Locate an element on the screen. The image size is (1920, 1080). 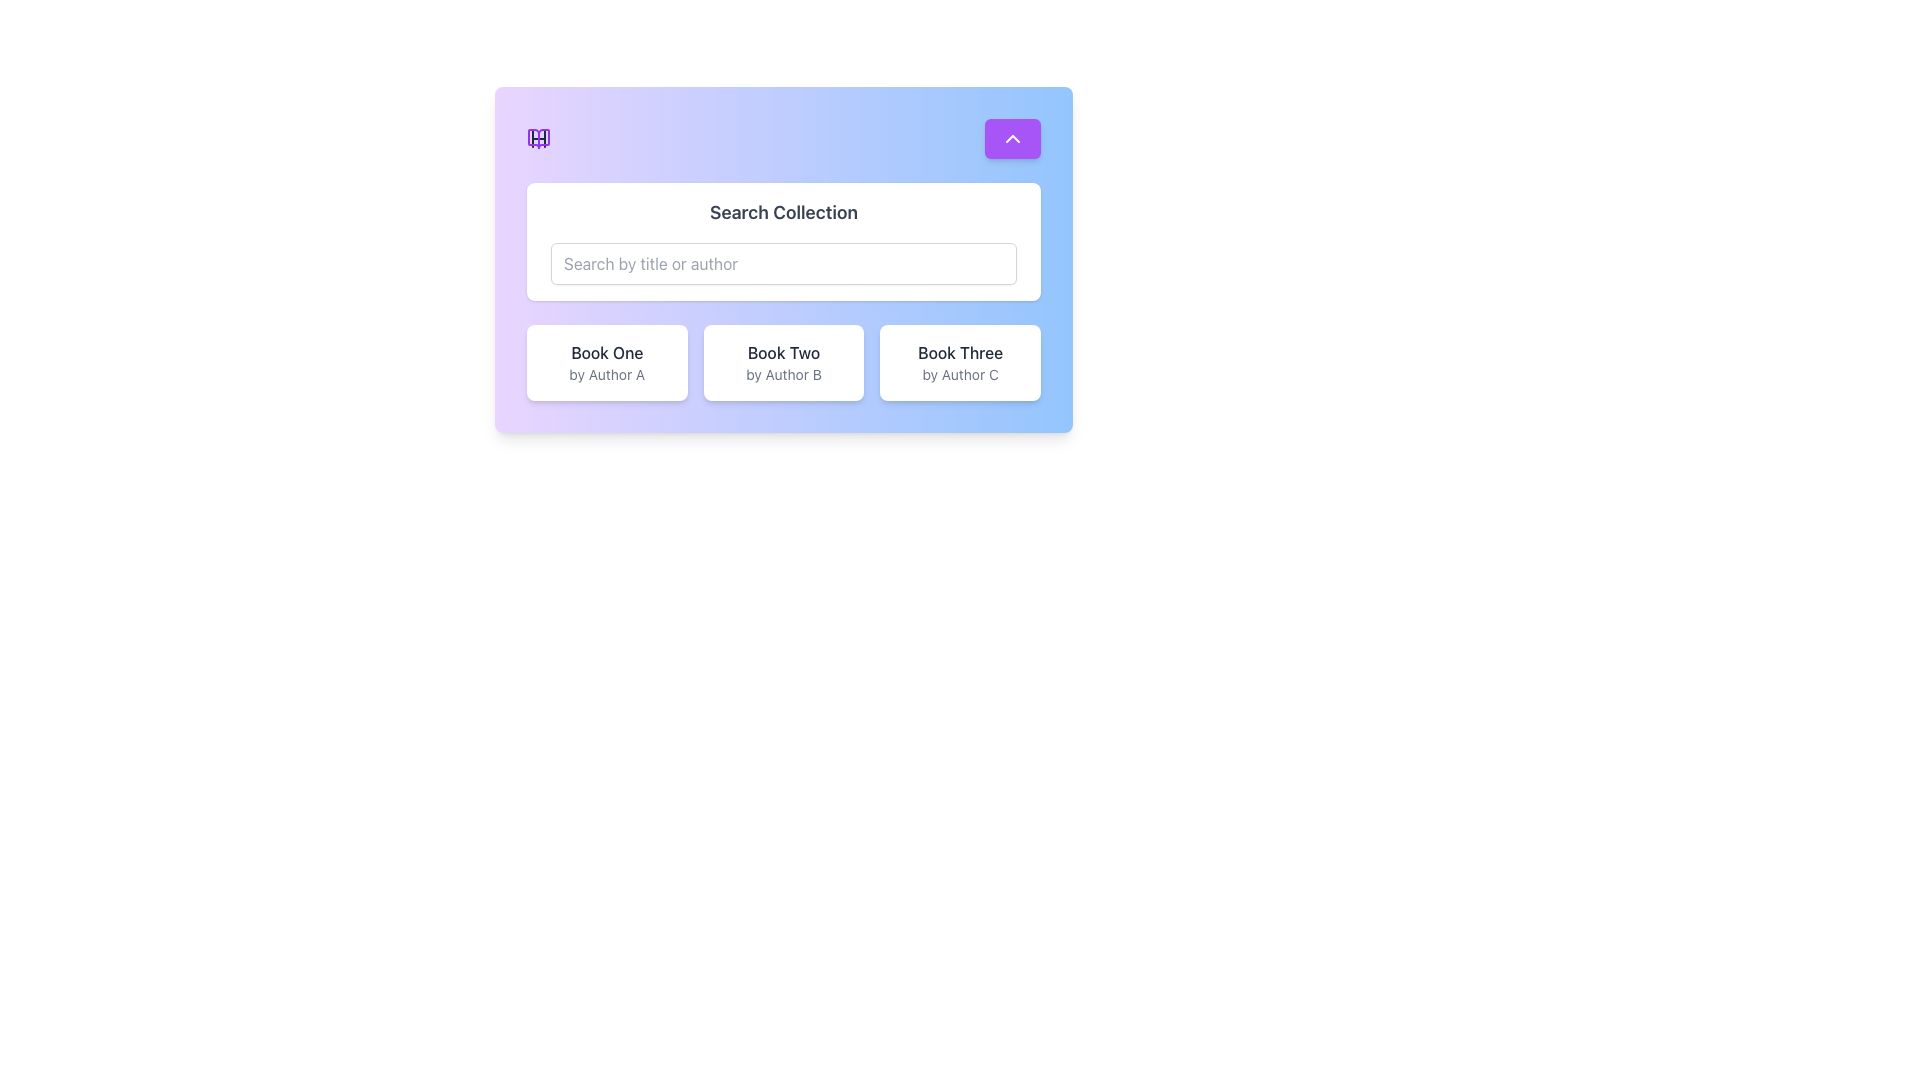
the informational card displaying details about a book, which is the second card in a horizontal grid of three cards is located at coordinates (782, 362).